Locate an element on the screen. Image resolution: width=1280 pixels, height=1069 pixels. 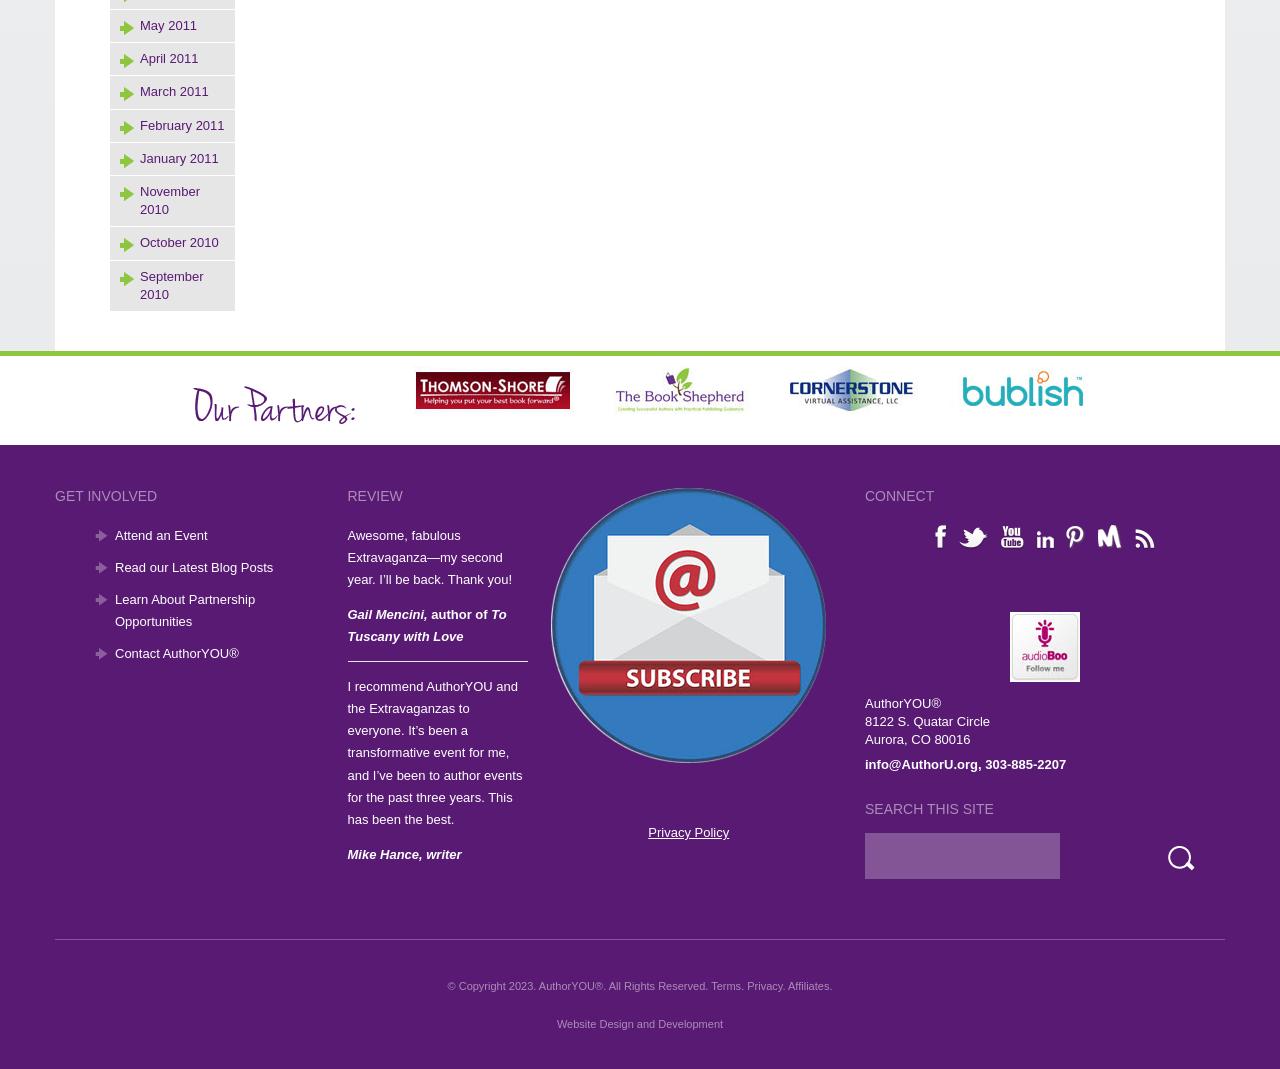
'February 2011' is located at coordinates (182, 124).